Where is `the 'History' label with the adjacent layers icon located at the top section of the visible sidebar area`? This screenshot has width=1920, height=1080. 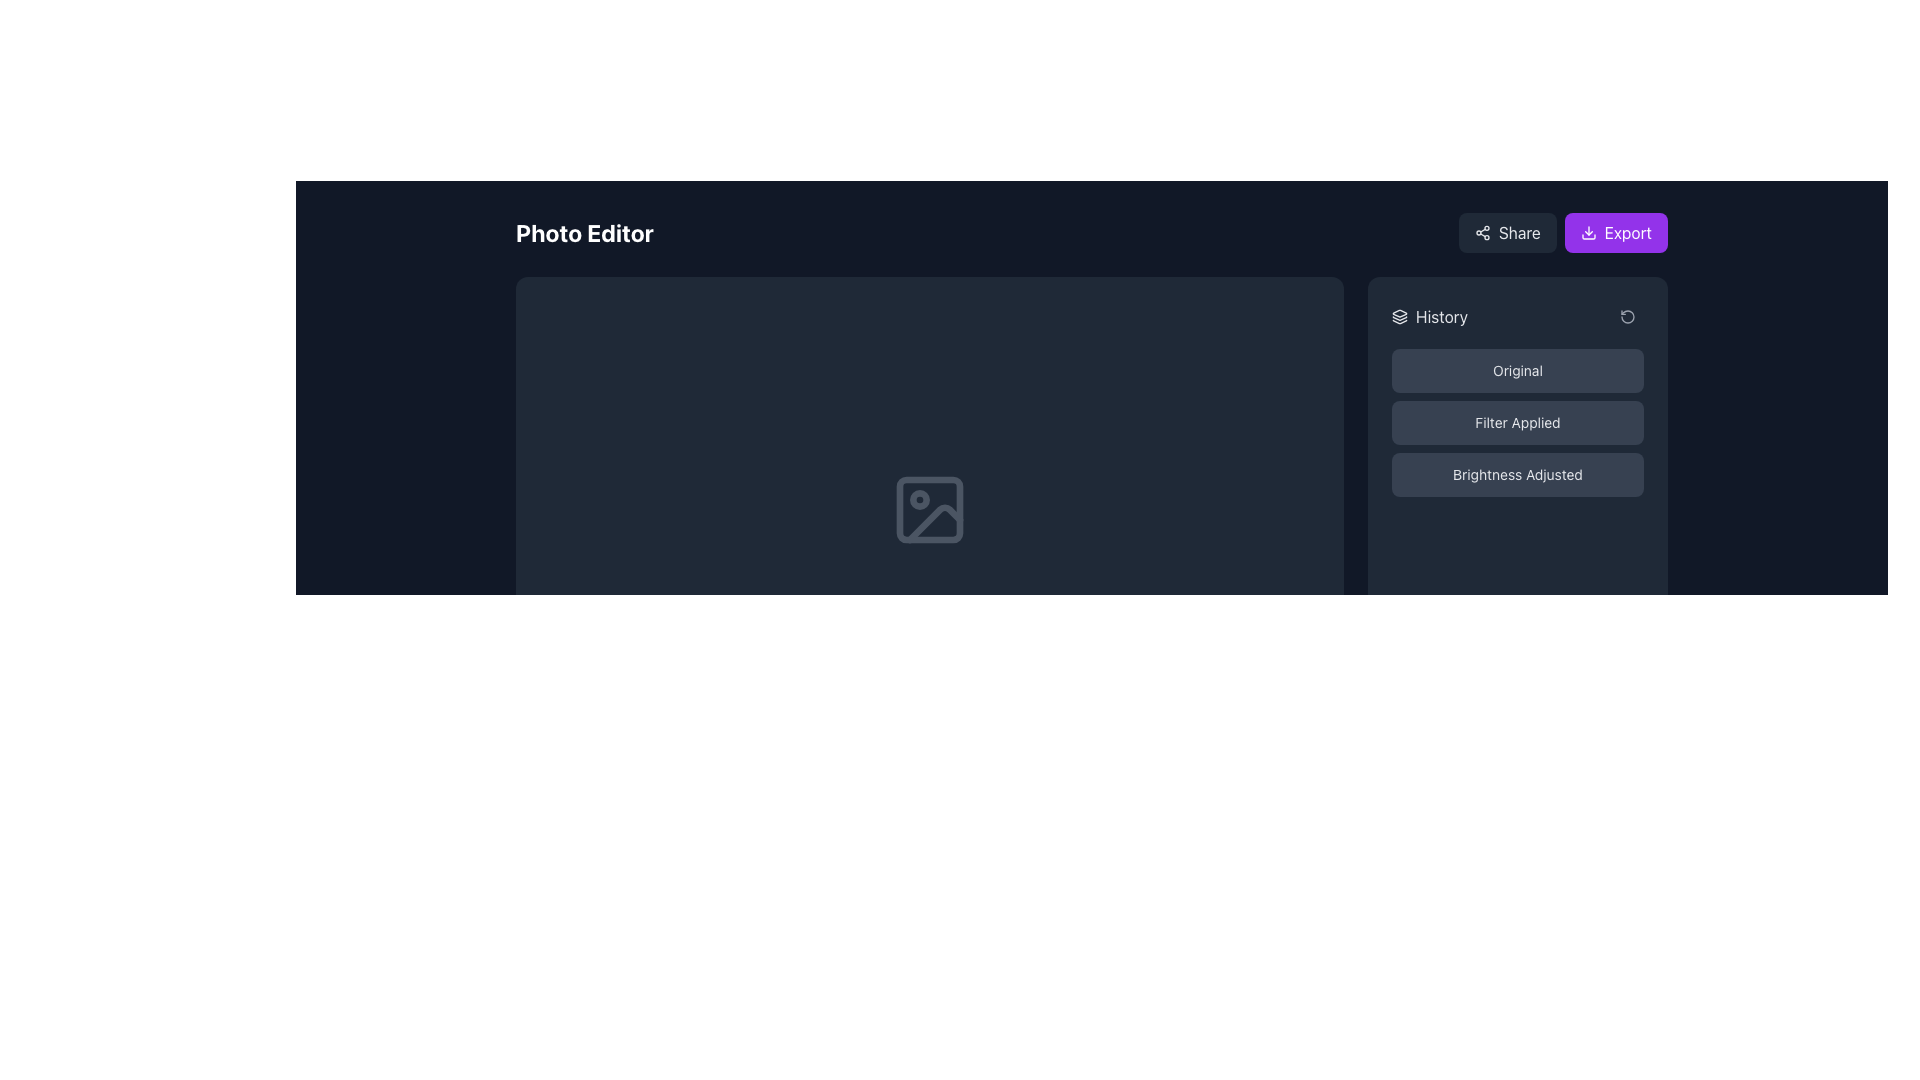
the 'History' label with the adjacent layers icon located at the top section of the visible sidebar area is located at coordinates (1429, 315).